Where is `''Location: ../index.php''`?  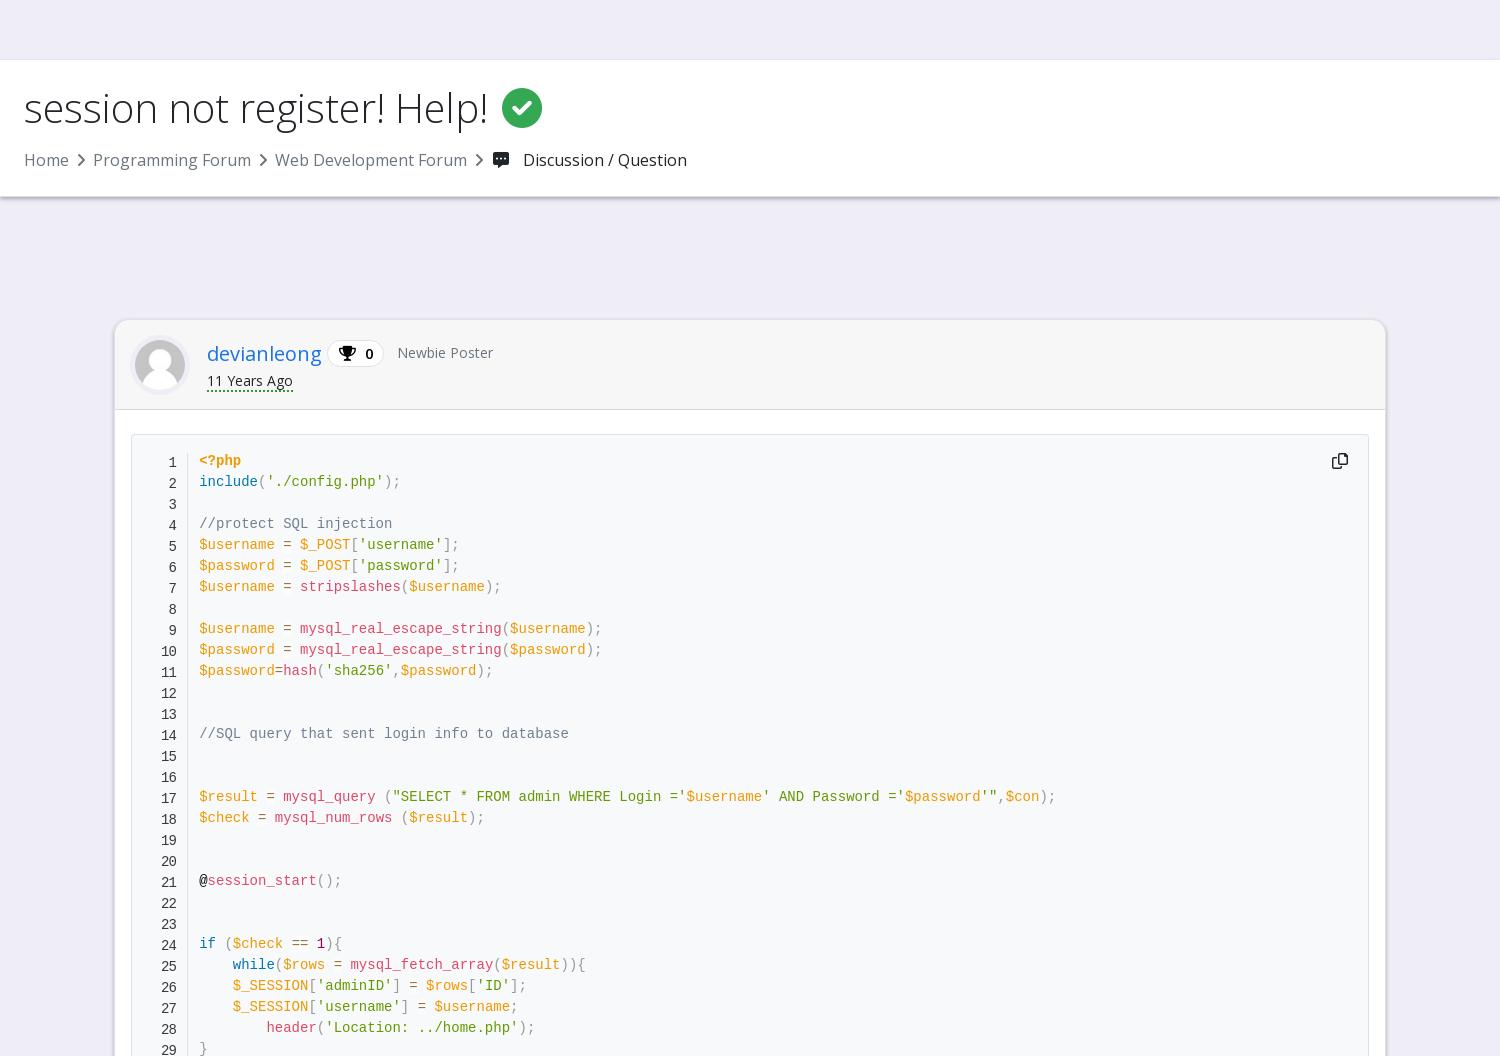
''Location: ../index.php'' is located at coordinates (483, 88).